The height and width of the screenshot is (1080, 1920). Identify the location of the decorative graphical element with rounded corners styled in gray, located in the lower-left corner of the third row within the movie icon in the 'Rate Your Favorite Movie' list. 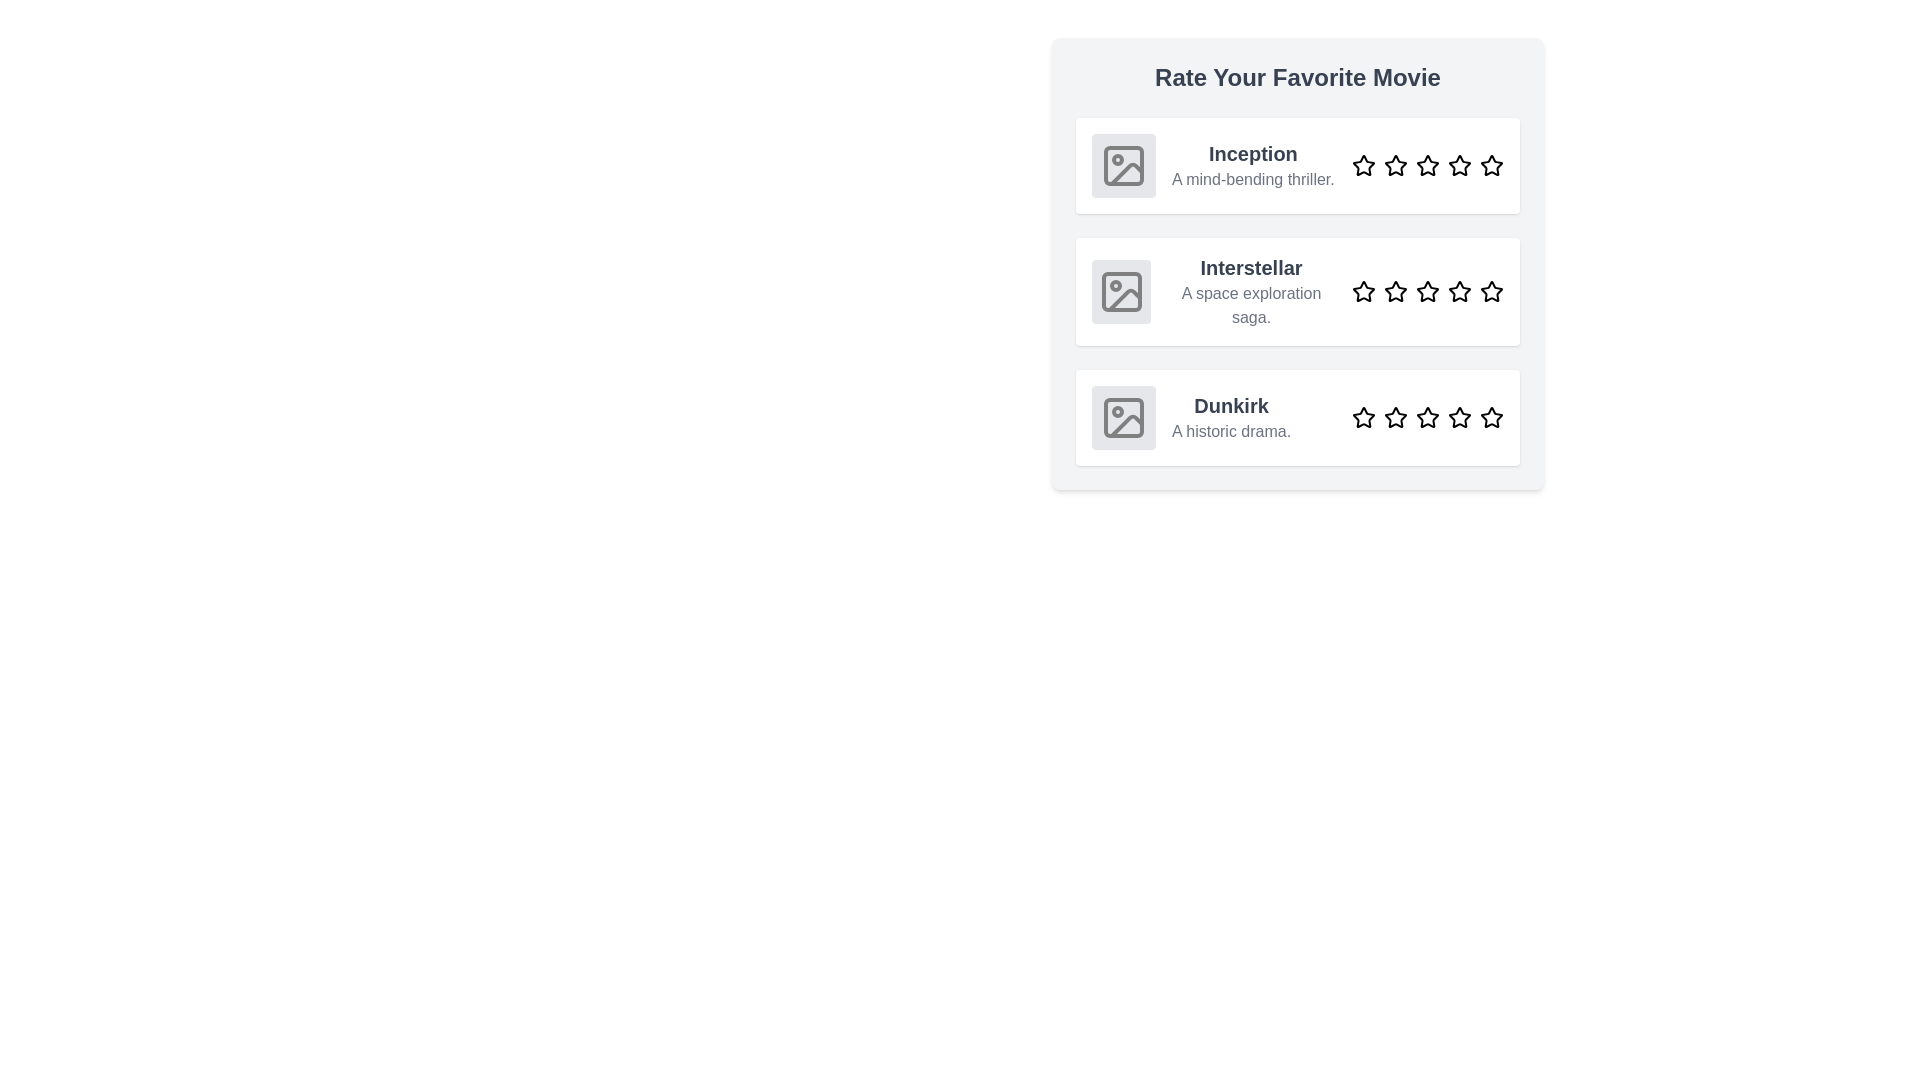
(1123, 416).